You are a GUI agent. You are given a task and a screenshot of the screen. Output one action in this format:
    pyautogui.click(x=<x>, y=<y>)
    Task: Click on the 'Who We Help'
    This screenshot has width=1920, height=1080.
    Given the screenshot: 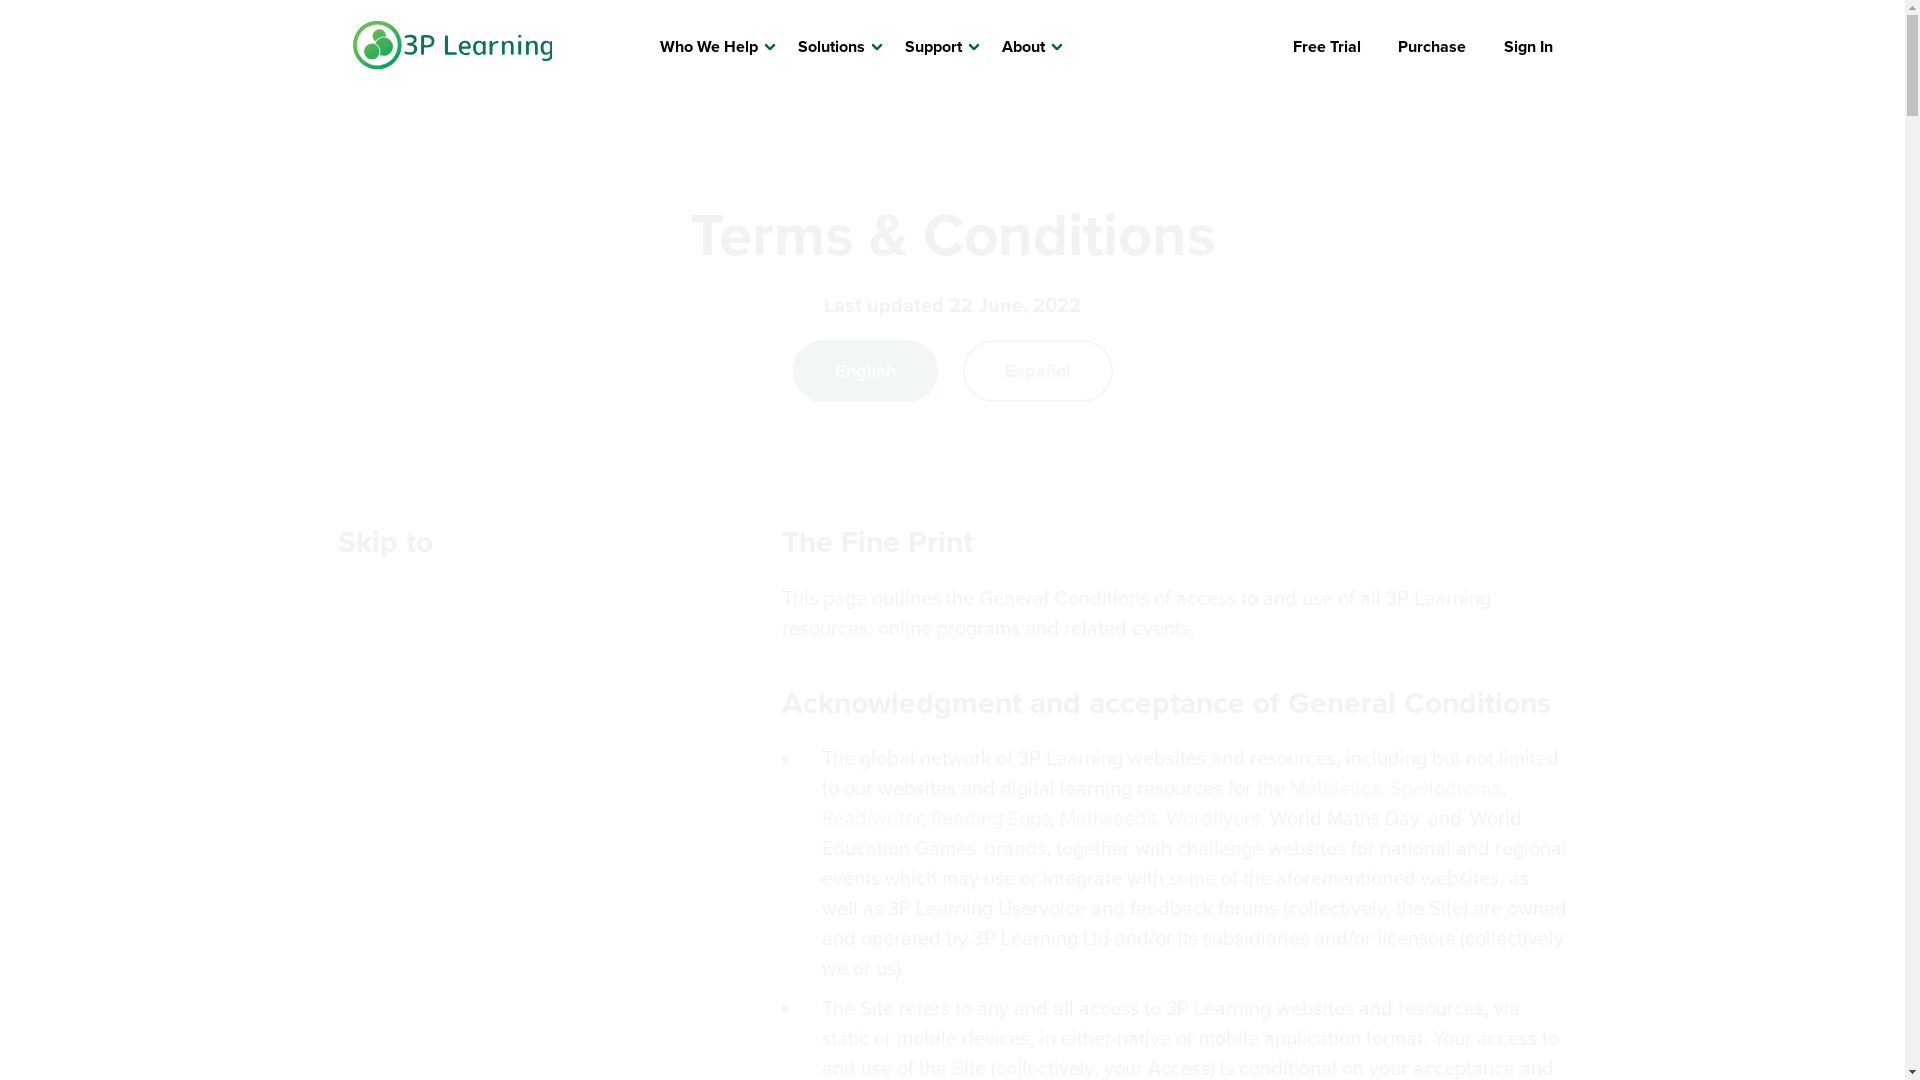 What is the action you would take?
    pyautogui.click(x=709, y=45)
    